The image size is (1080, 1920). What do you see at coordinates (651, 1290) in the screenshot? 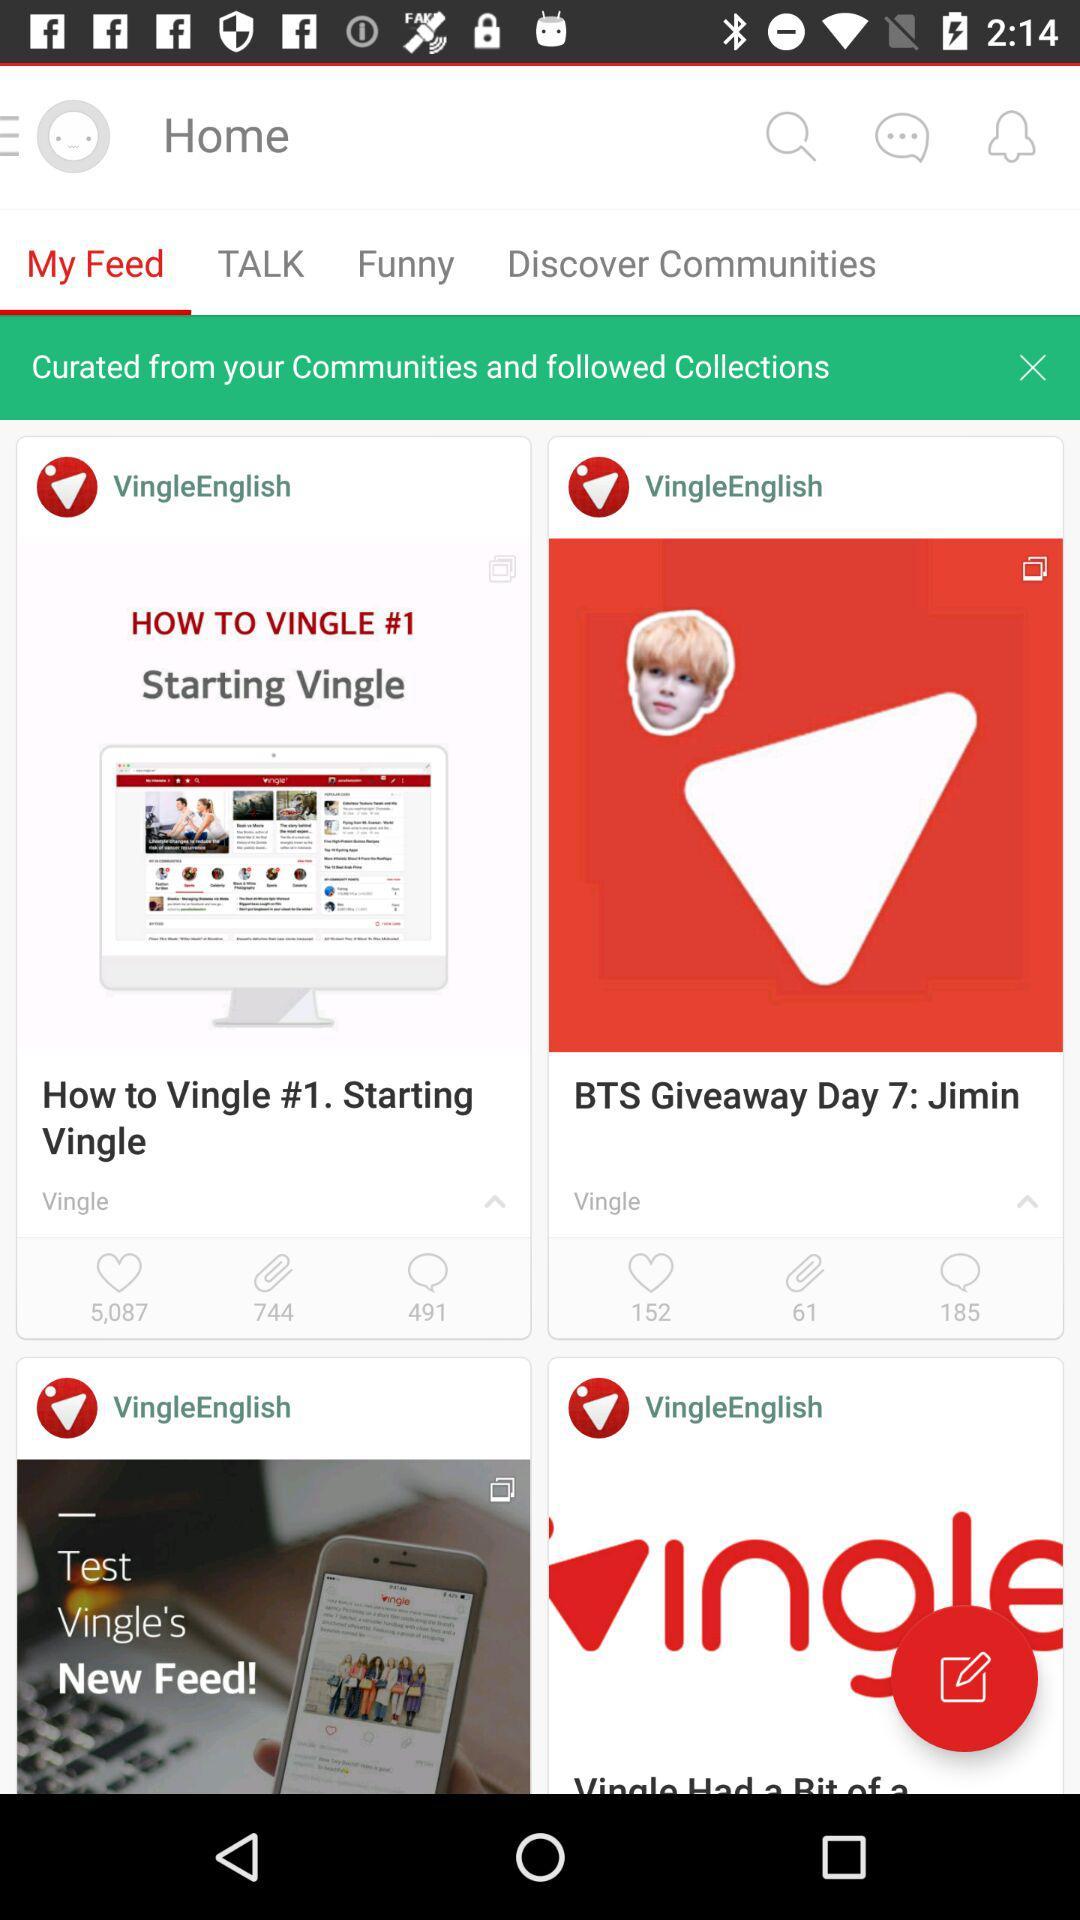
I see `the item to the right of 491 item` at bounding box center [651, 1290].